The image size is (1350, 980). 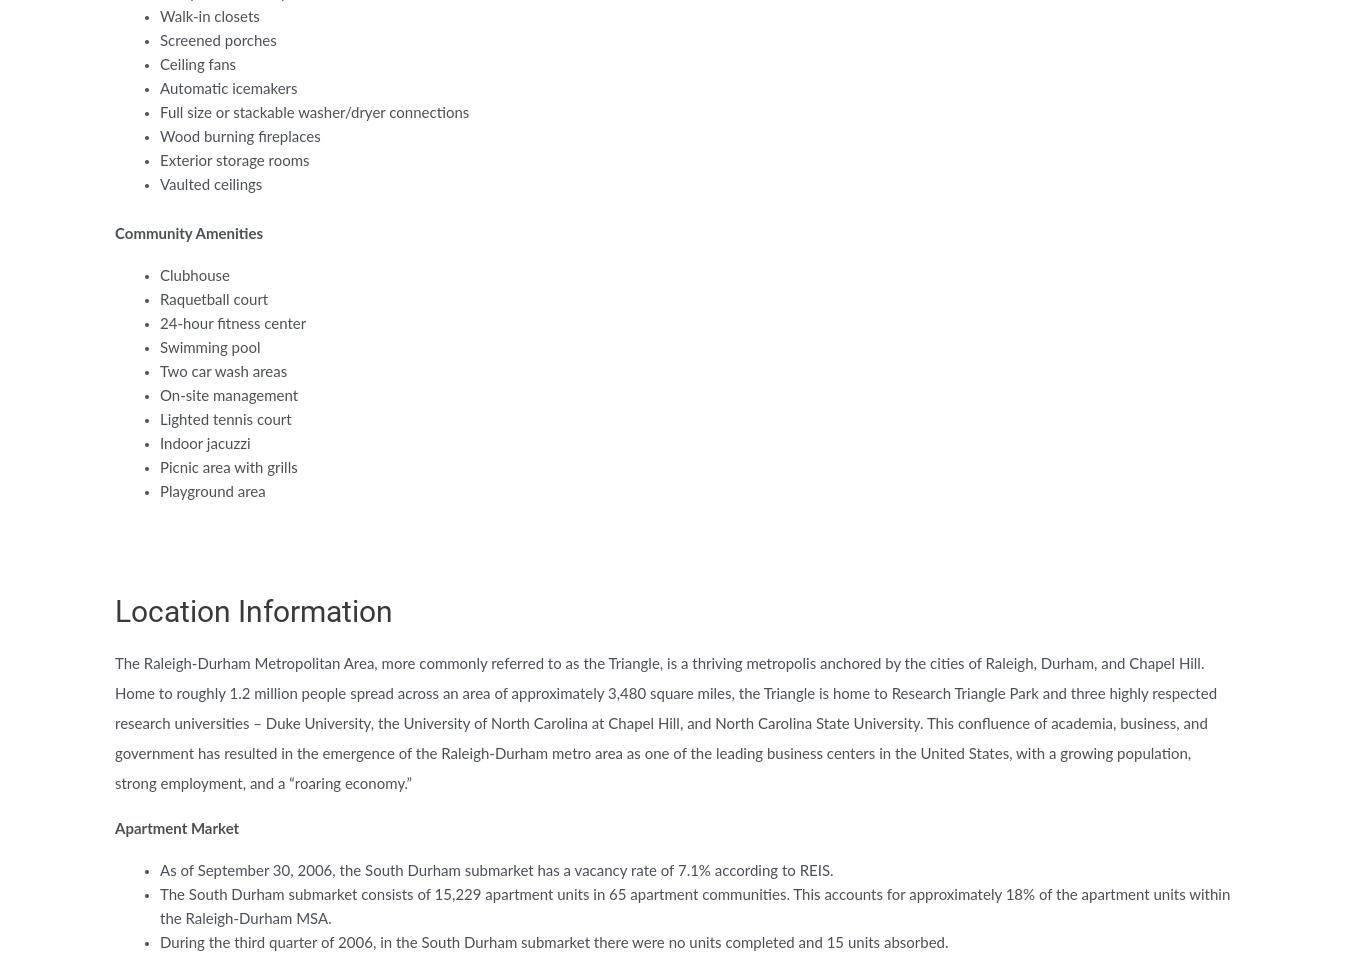 I want to click on 'The South Durham submarket consists of 15,229 apartment units in 65 apartment communities. This accounts for approximately 18% of the apartment units within the Raleigh-Durham MSA.', so click(x=693, y=907).